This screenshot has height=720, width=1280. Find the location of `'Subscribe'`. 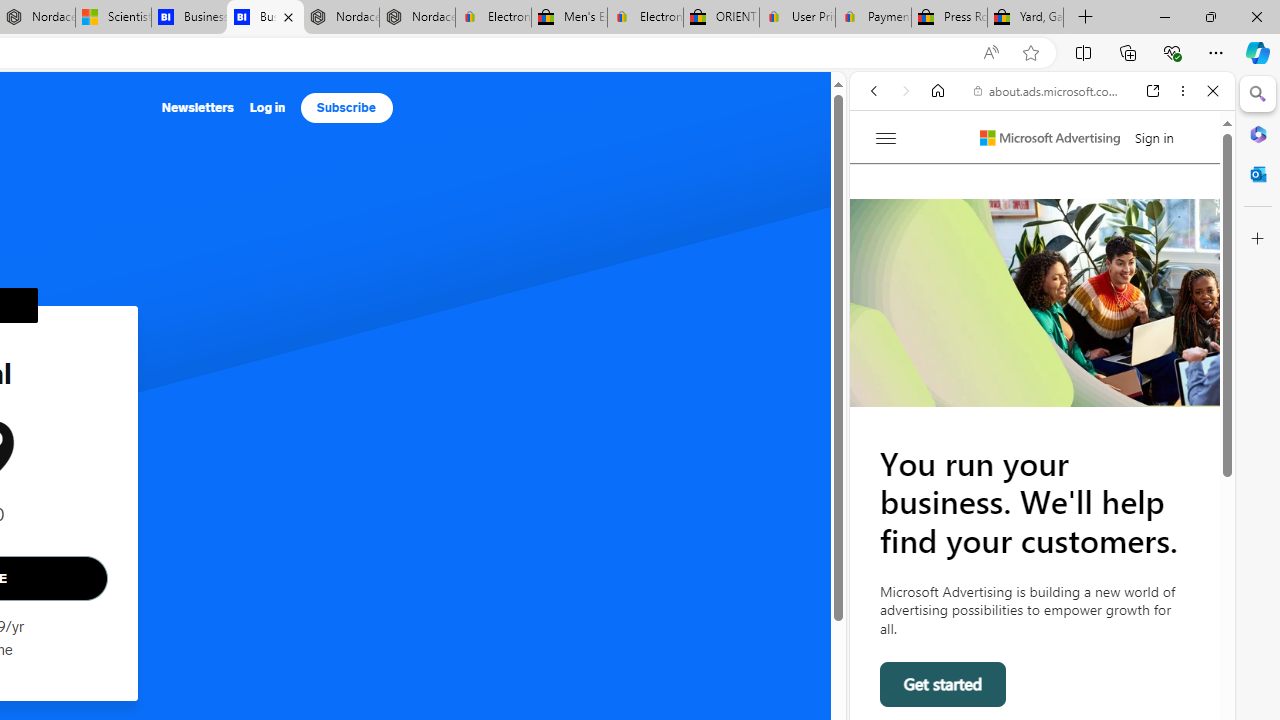

'Subscribe' is located at coordinates (346, 108).